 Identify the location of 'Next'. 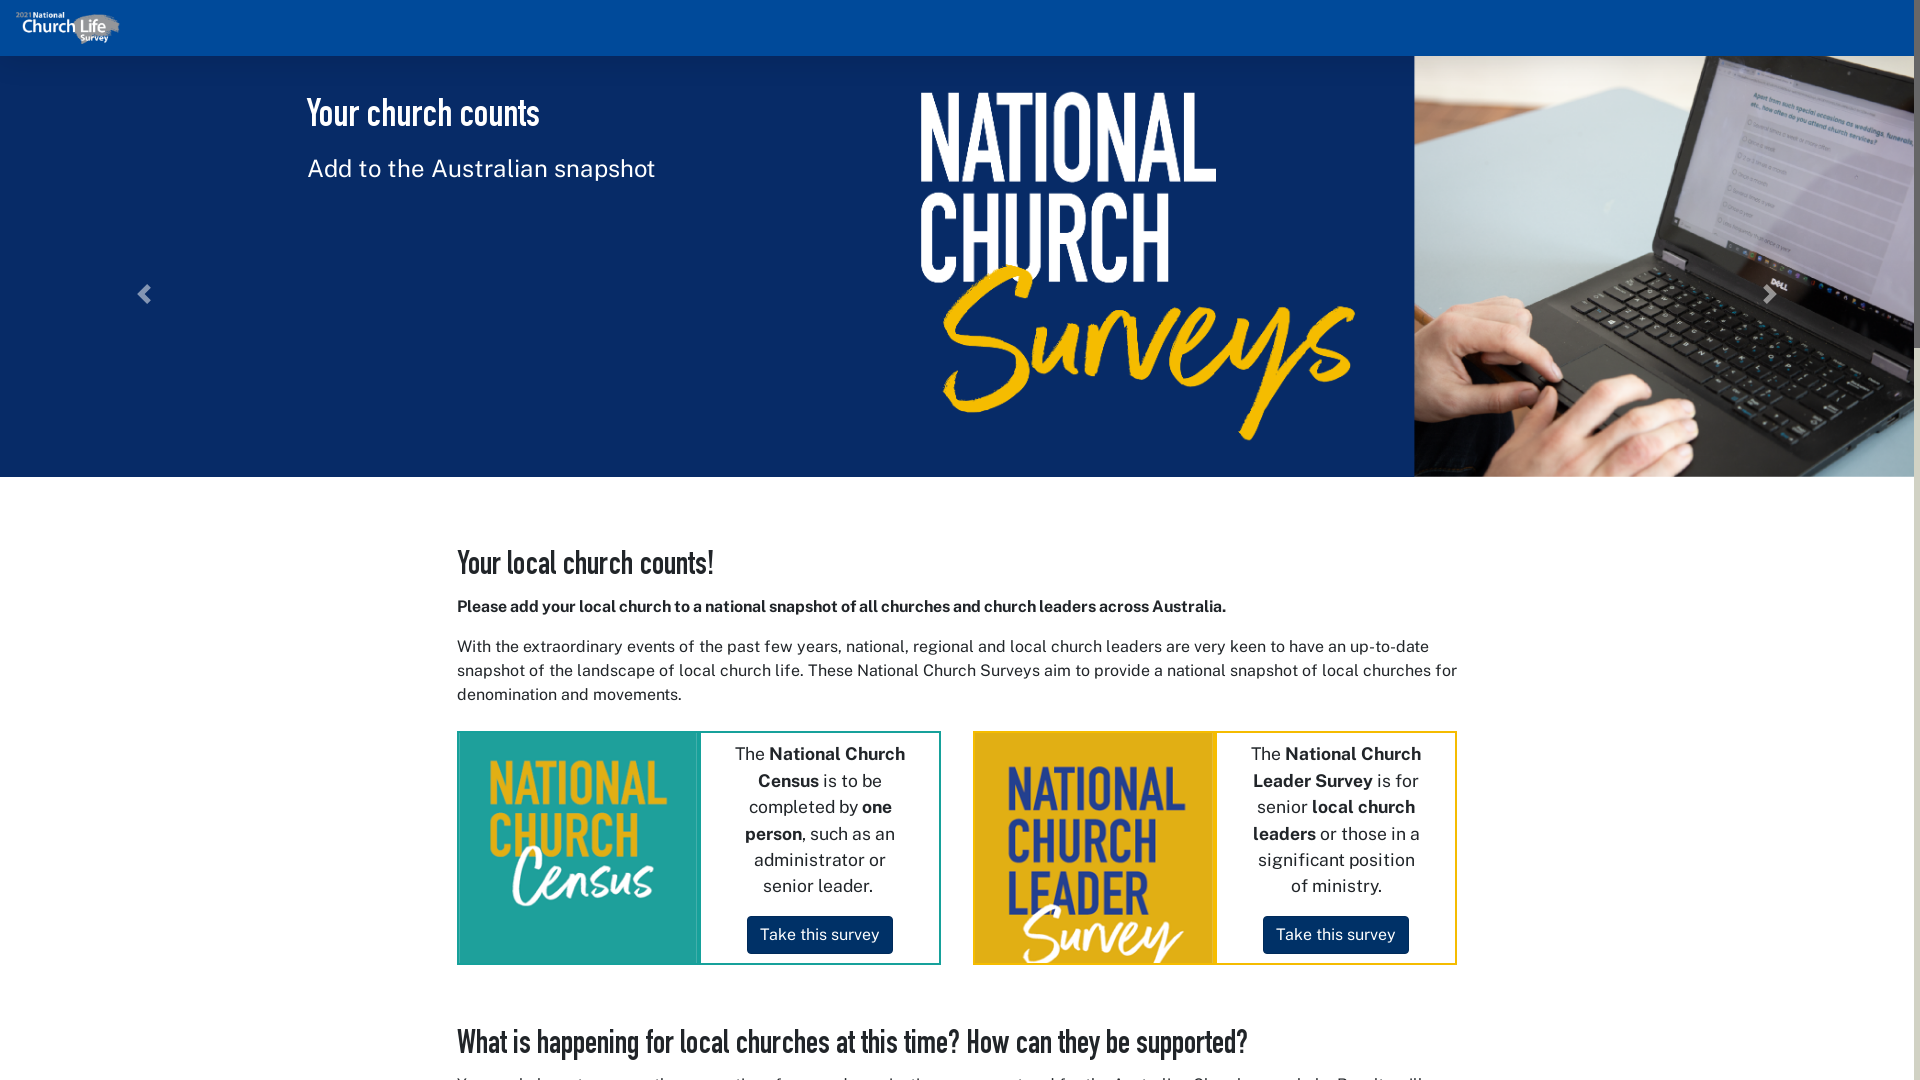
(1770, 293).